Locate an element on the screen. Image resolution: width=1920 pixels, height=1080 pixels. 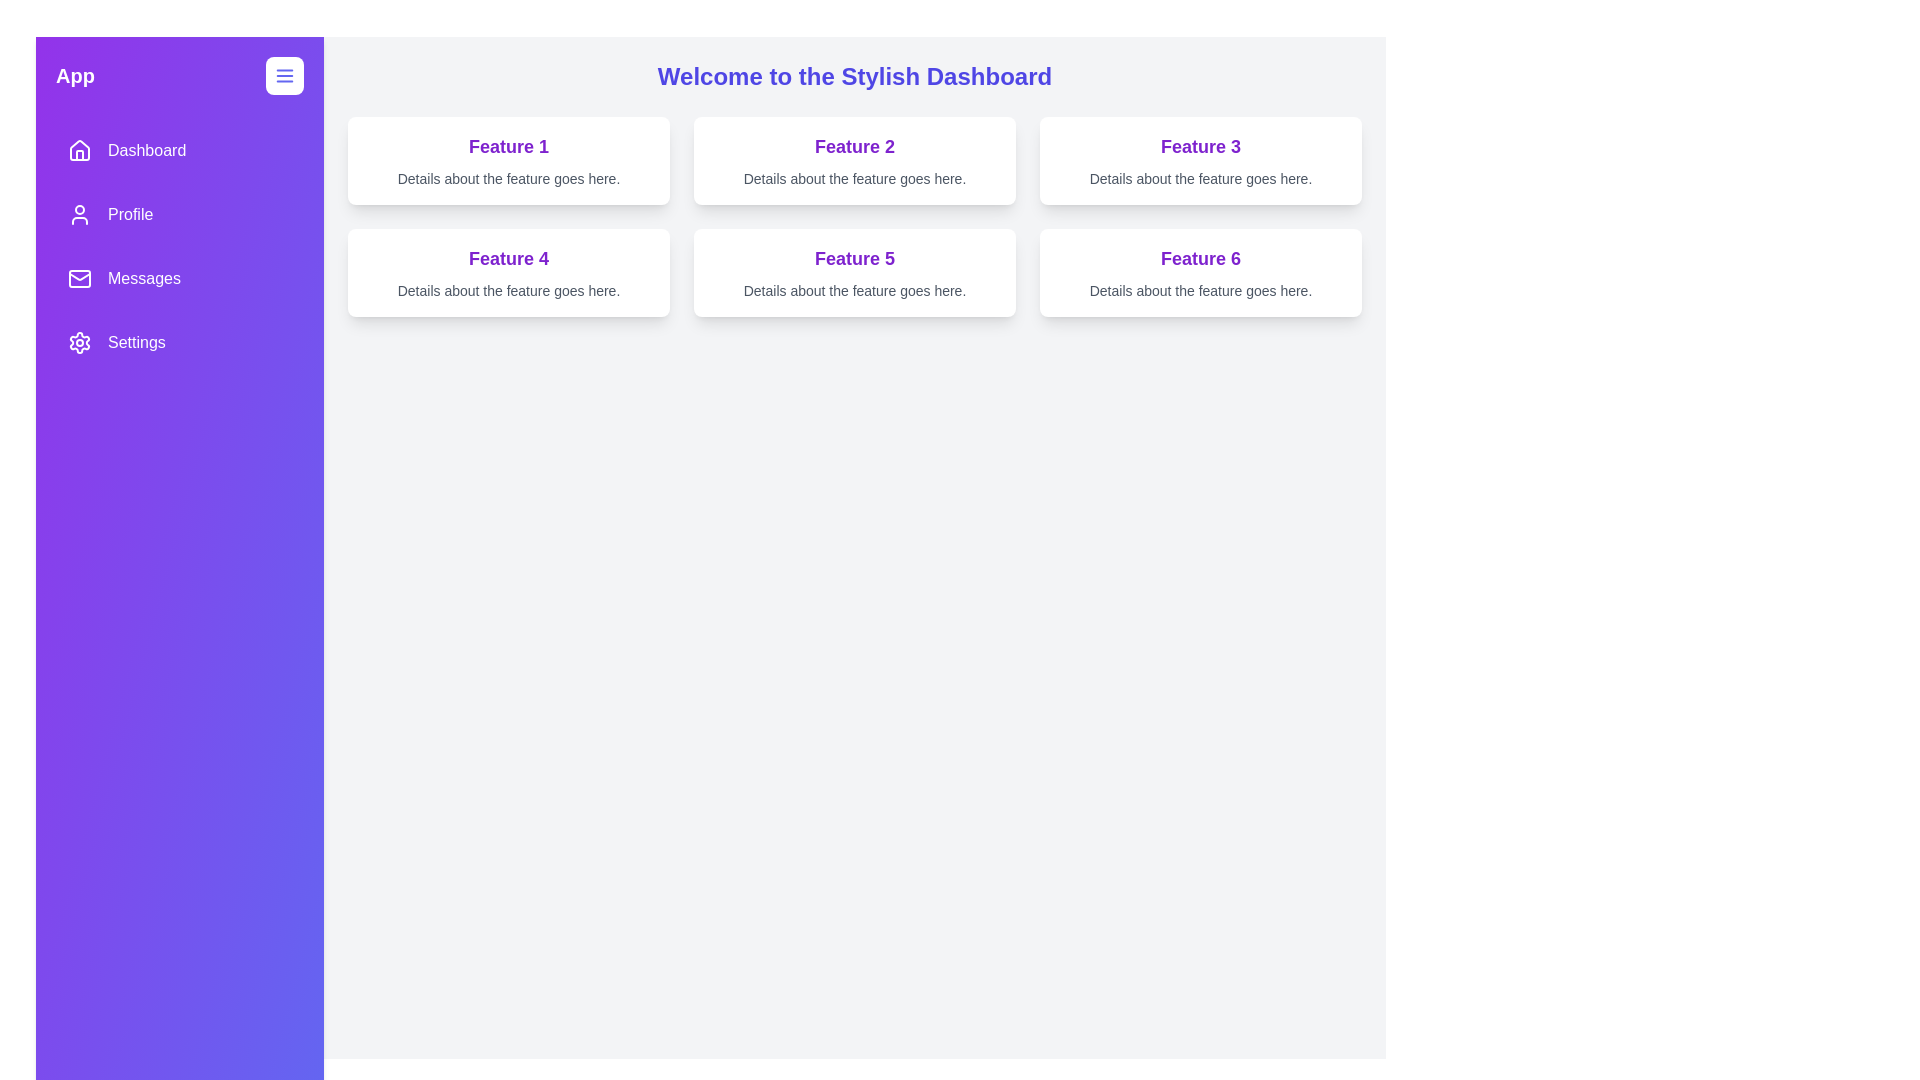
the card displaying 'Feature 5' located in the second row and second column of the grid layout is located at coordinates (854, 273).